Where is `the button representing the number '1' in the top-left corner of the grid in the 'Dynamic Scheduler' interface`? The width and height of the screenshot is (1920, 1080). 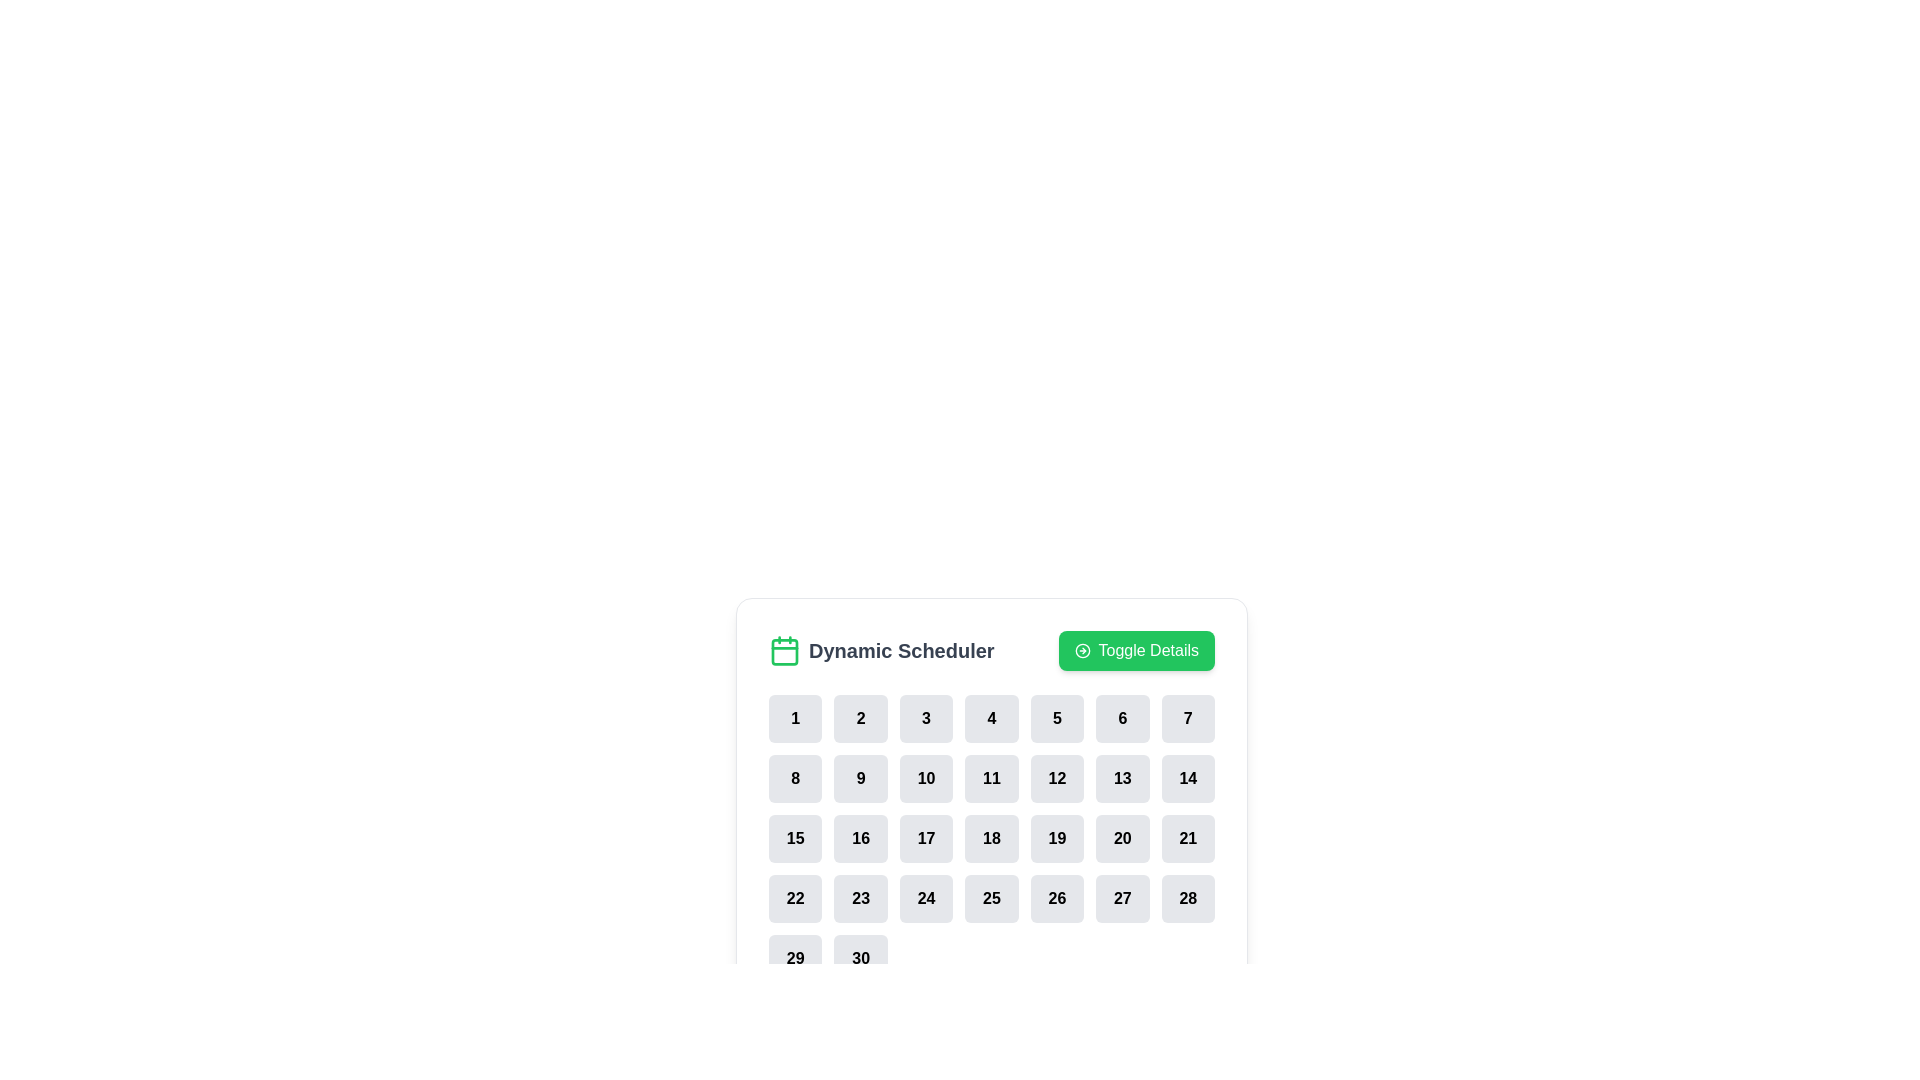
the button representing the number '1' in the top-left corner of the grid in the 'Dynamic Scheduler' interface is located at coordinates (794, 717).